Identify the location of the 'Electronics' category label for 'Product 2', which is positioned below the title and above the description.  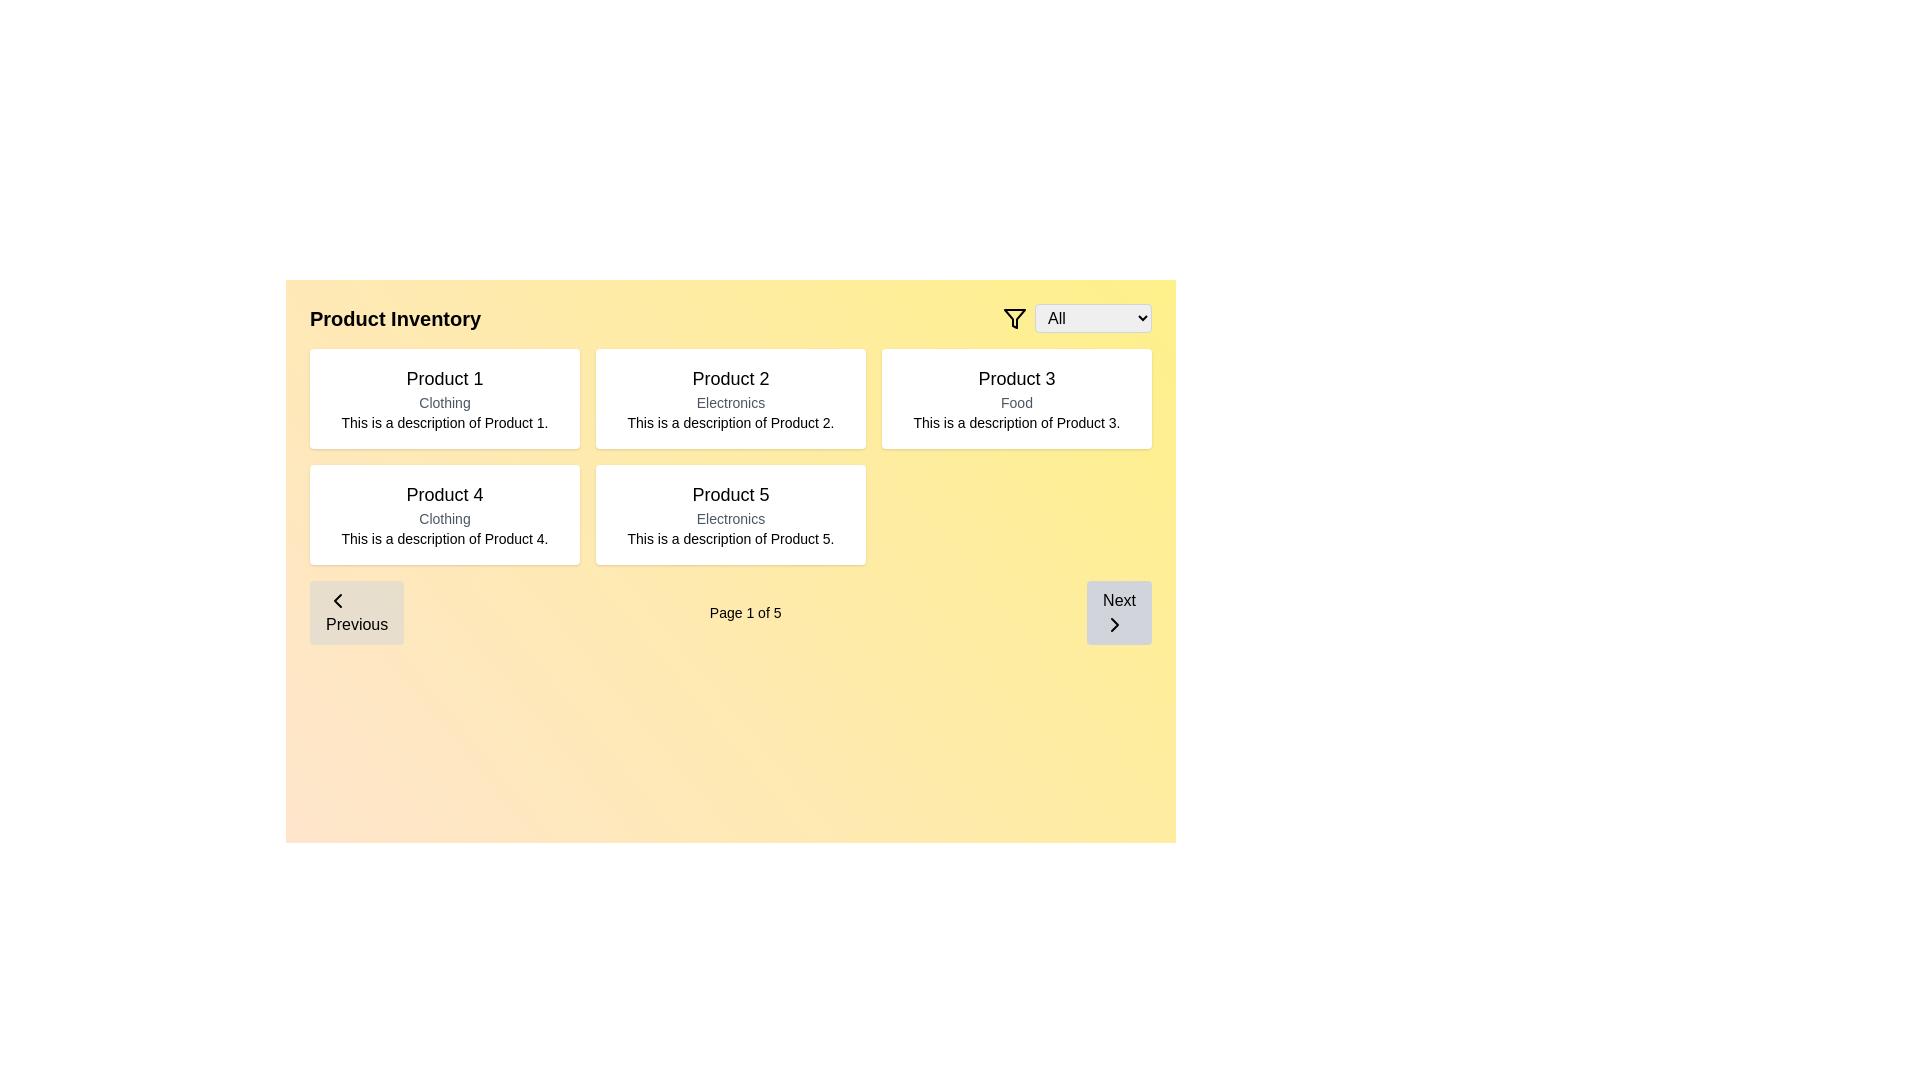
(729, 402).